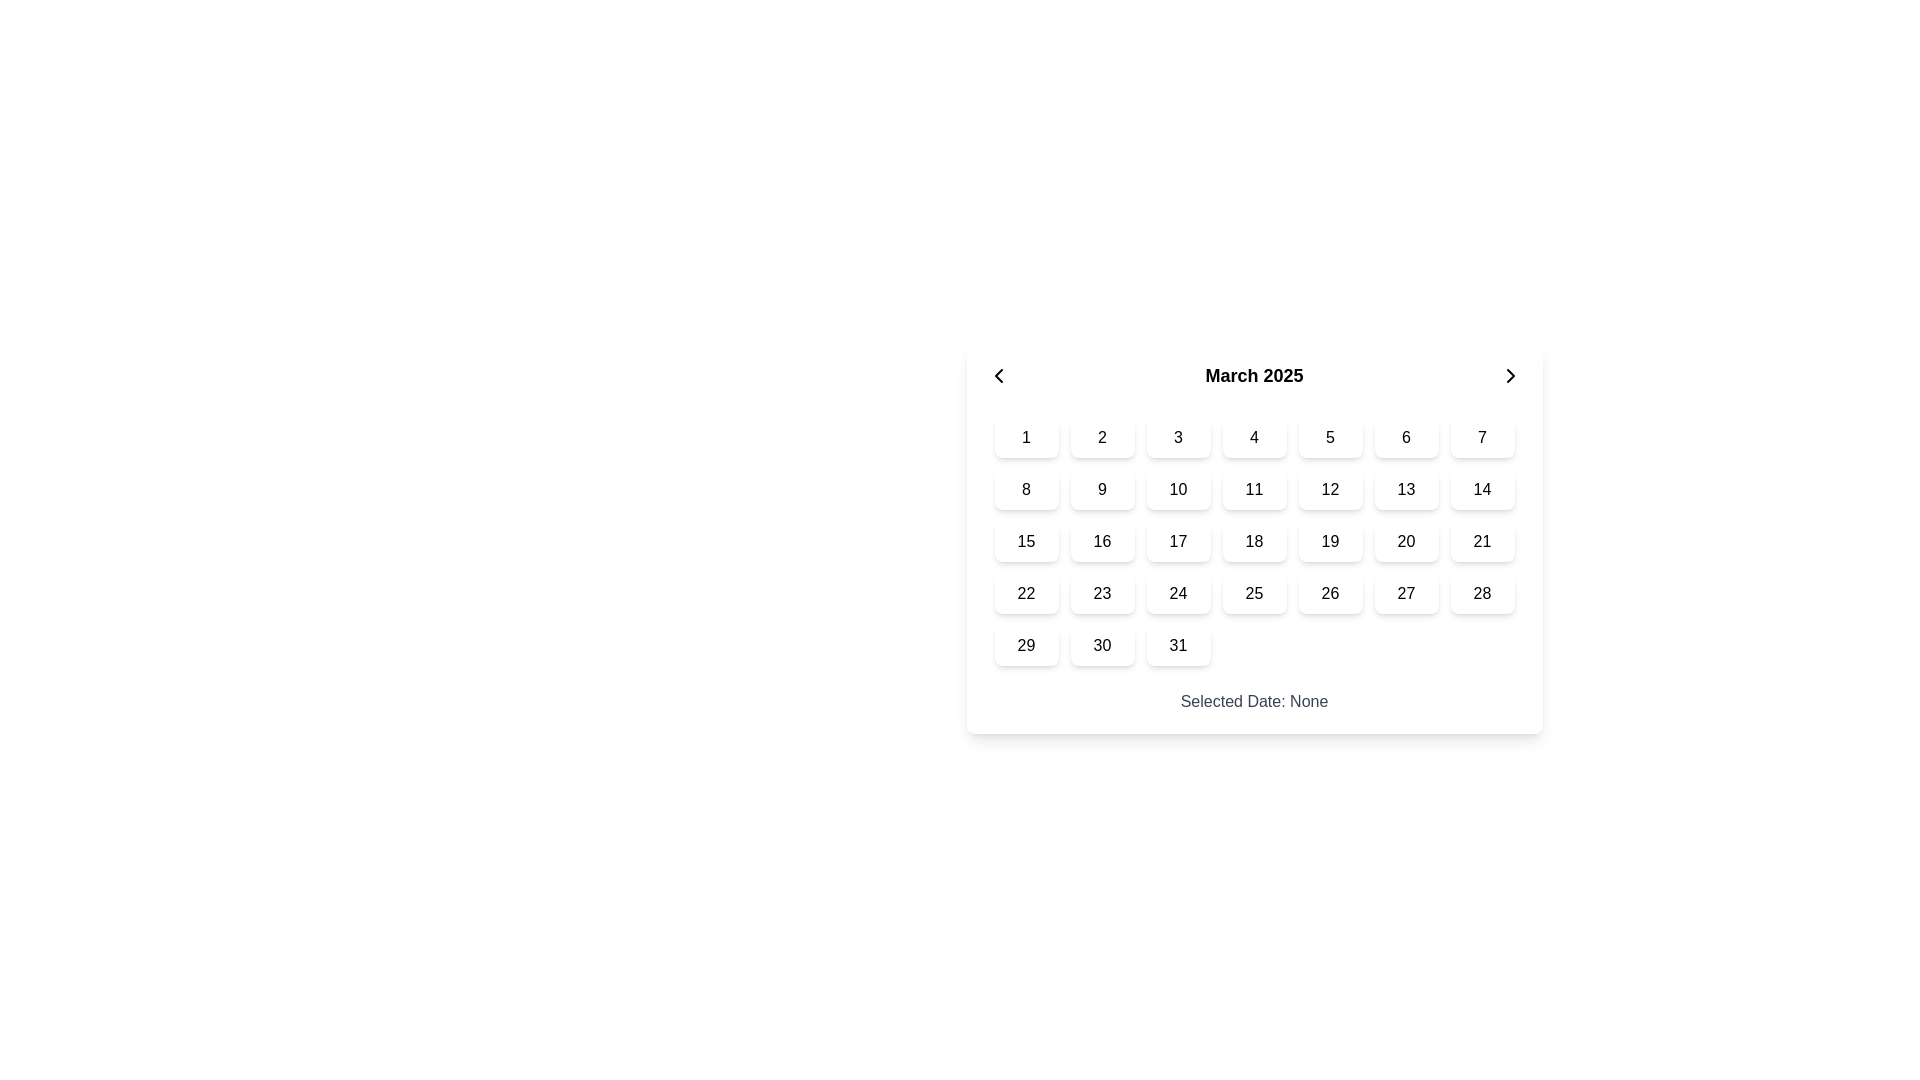  Describe the element at coordinates (1510, 375) in the screenshot. I see `the chevron-right SVG element` at that location.